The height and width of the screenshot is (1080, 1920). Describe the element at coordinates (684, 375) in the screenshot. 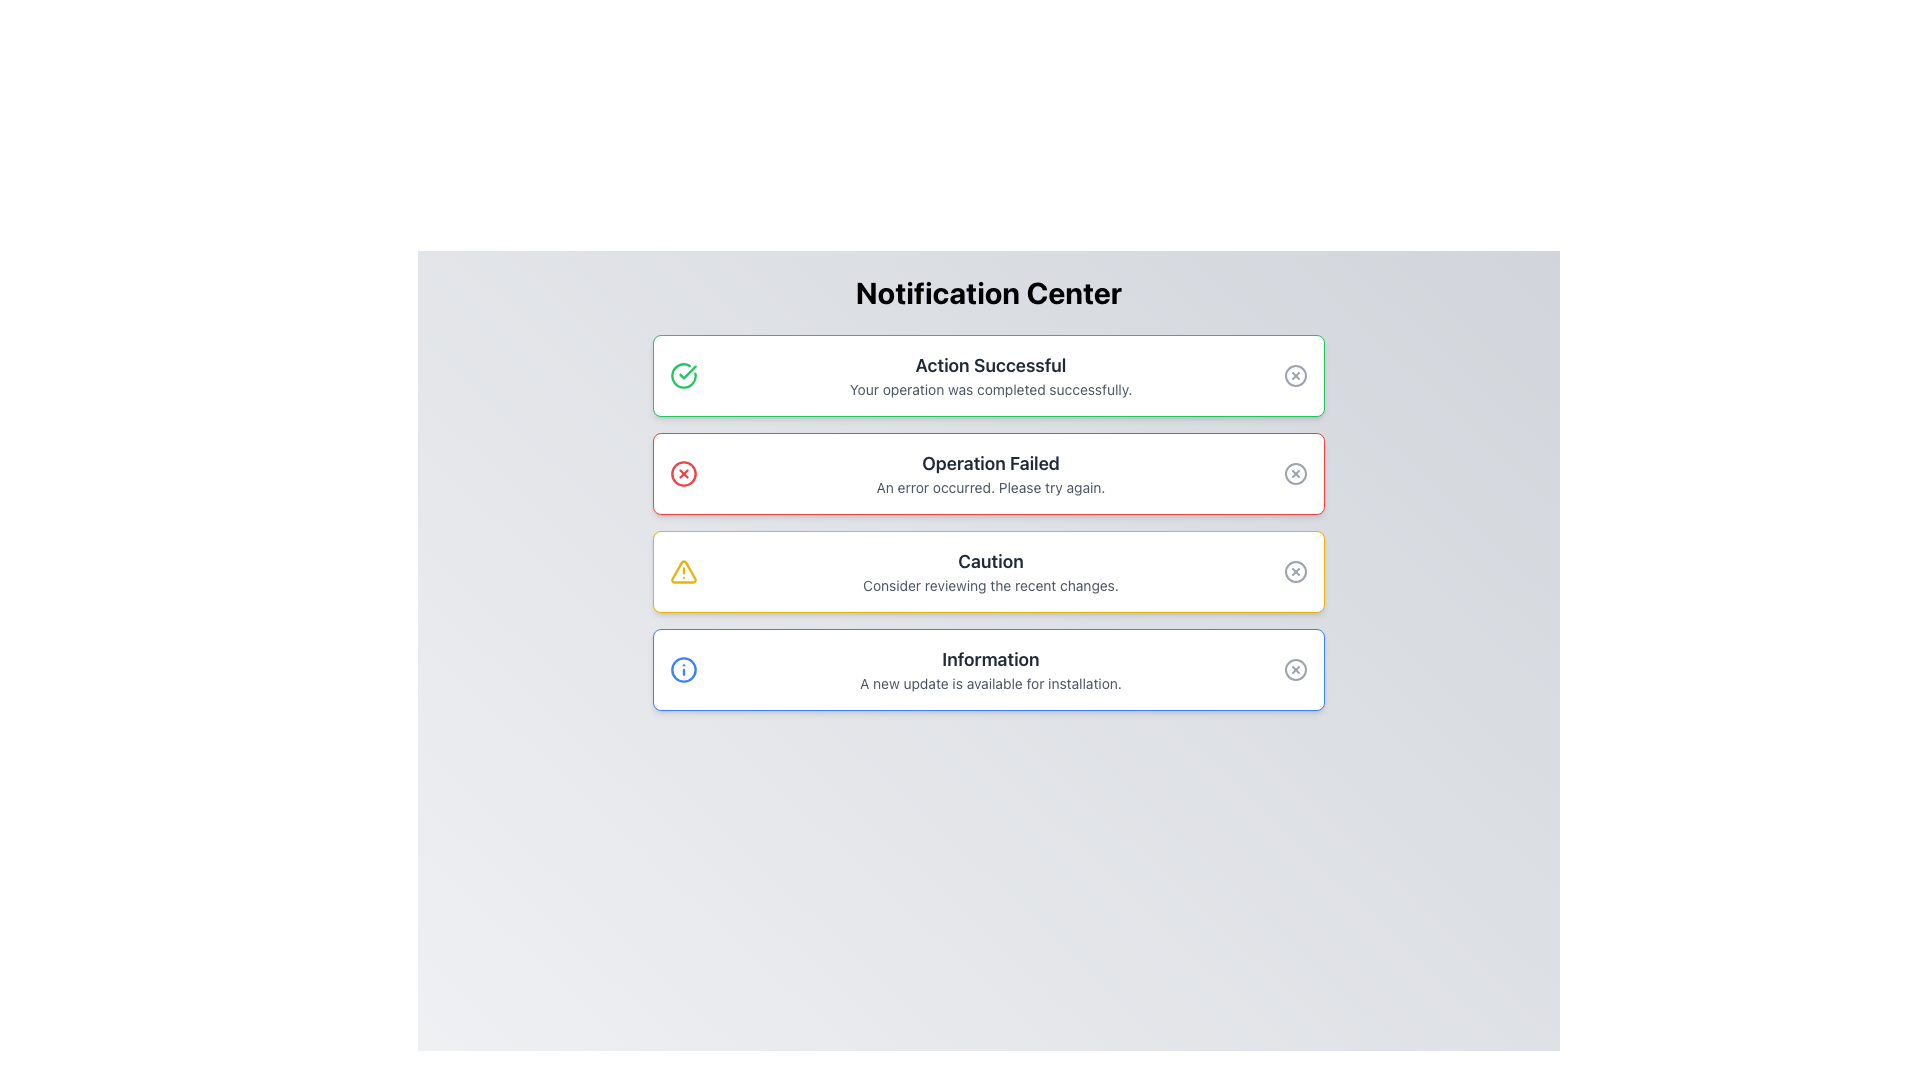

I see `the checkmark icon enclosed within a green circle, located at the top-left corner of the 'Action Successful' notification card, for feedback` at that location.